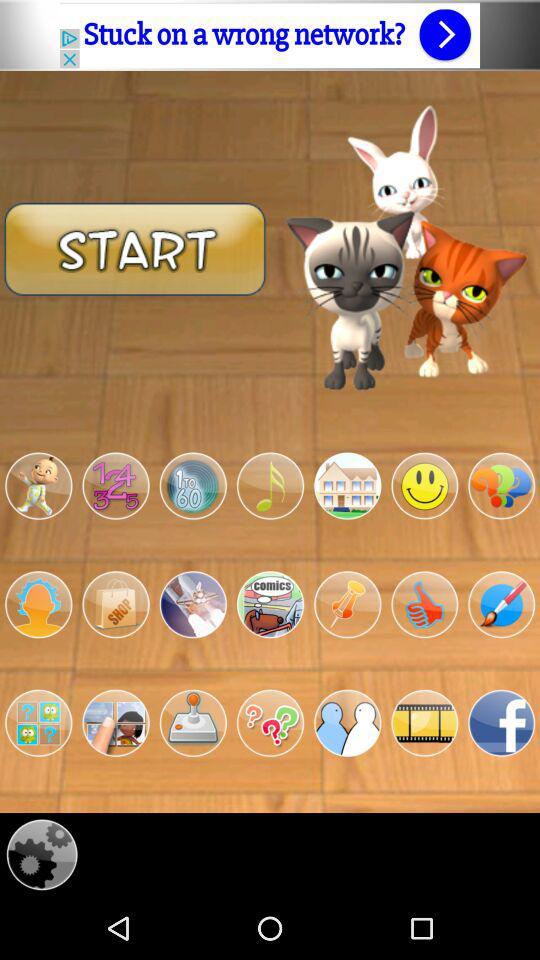 This screenshot has height=960, width=540. What do you see at coordinates (423, 646) in the screenshot?
I see `the thumbs_up icon` at bounding box center [423, 646].